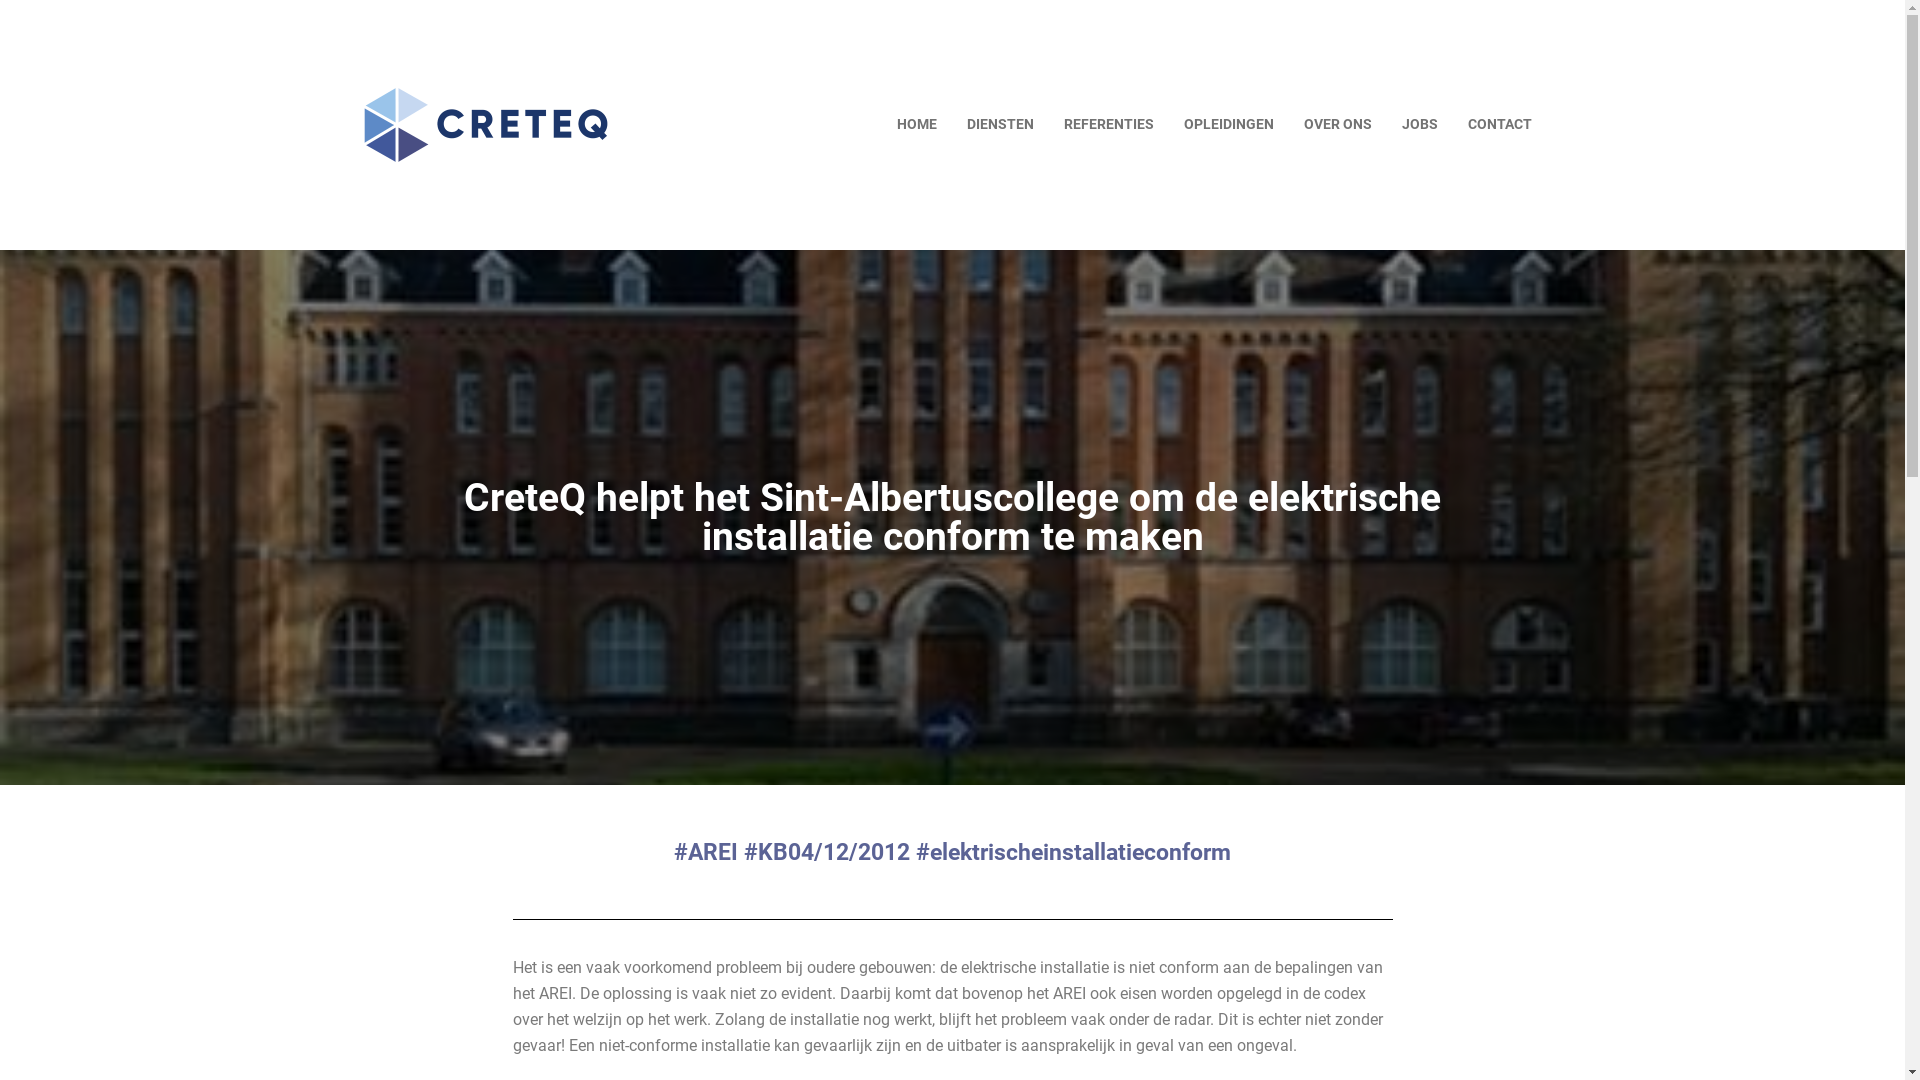 This screenshot has width=1920, height=1080. I want to click on 'OVER ONS', so click(1337, 124).